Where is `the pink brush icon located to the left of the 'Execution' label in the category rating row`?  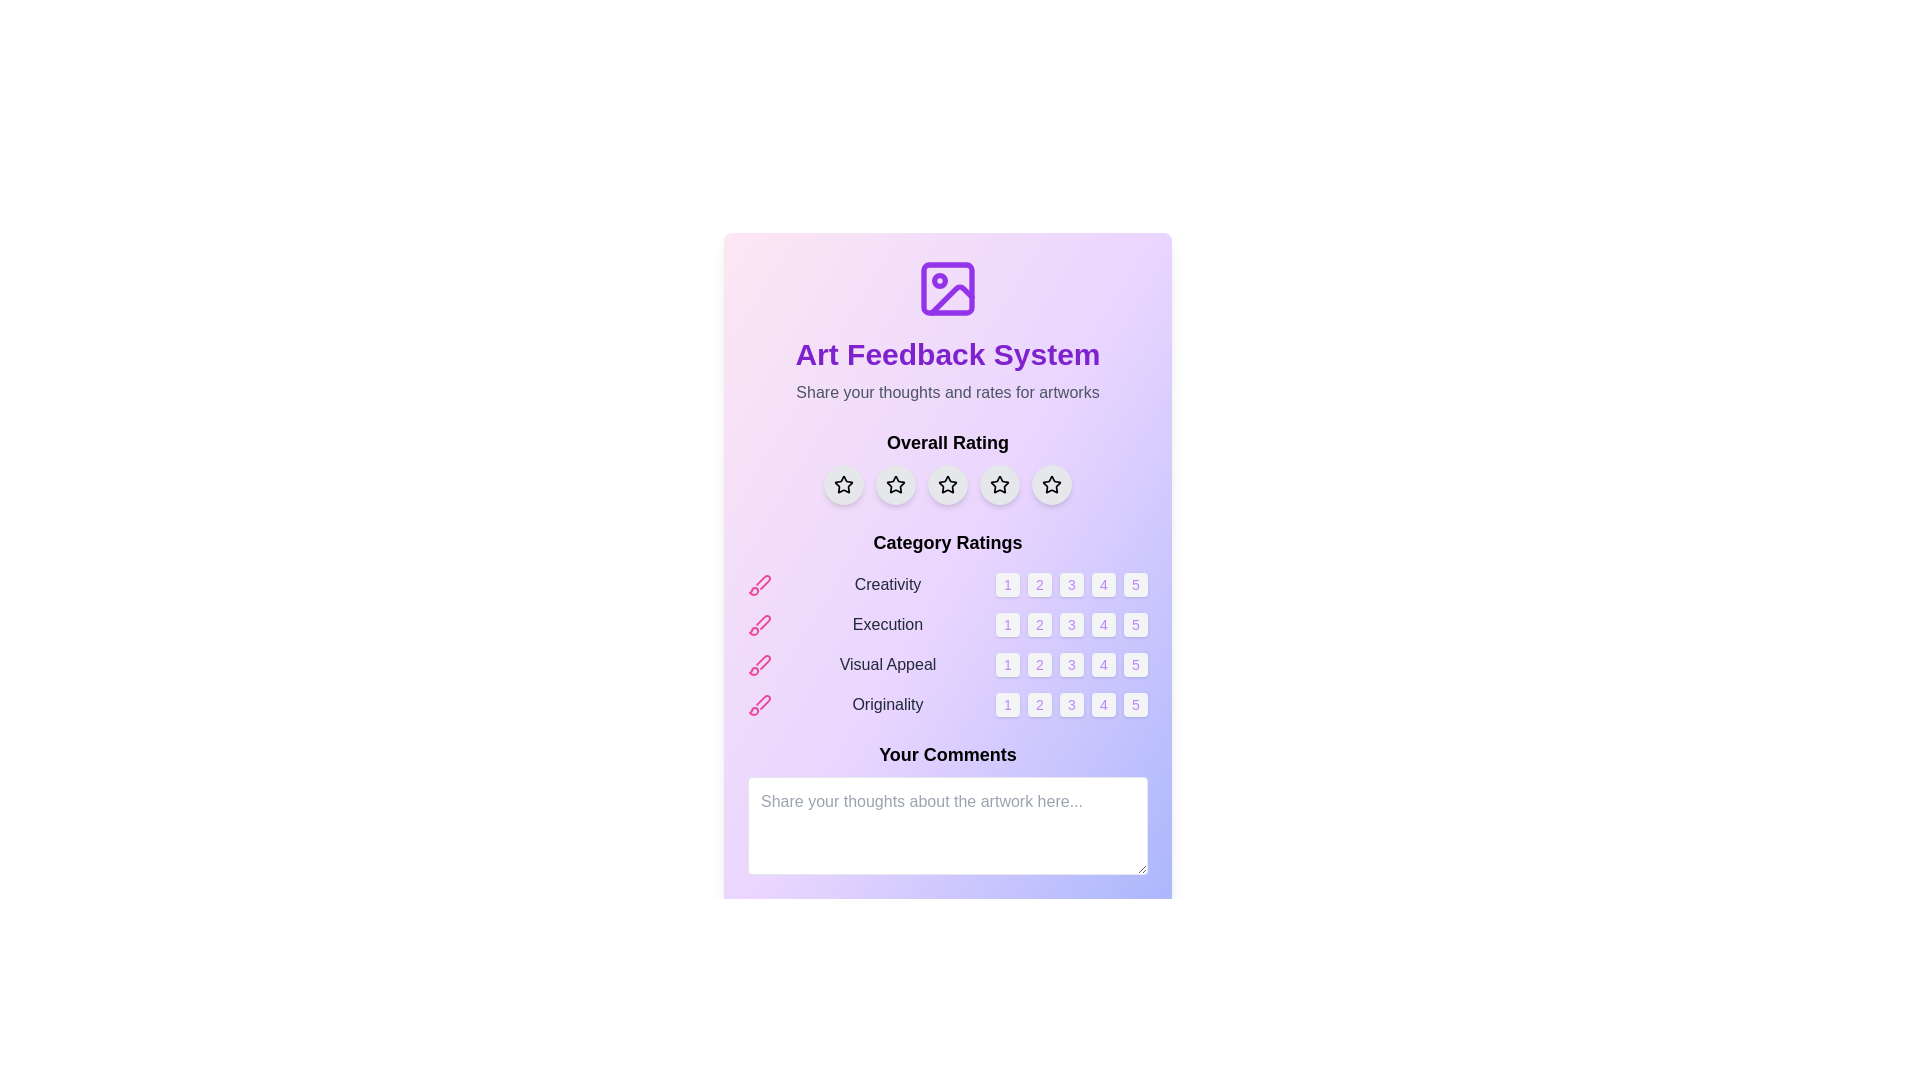 the pink brush icon located to the left of the 'Execution' label in the category rating row is located at coordinates (758, 623).